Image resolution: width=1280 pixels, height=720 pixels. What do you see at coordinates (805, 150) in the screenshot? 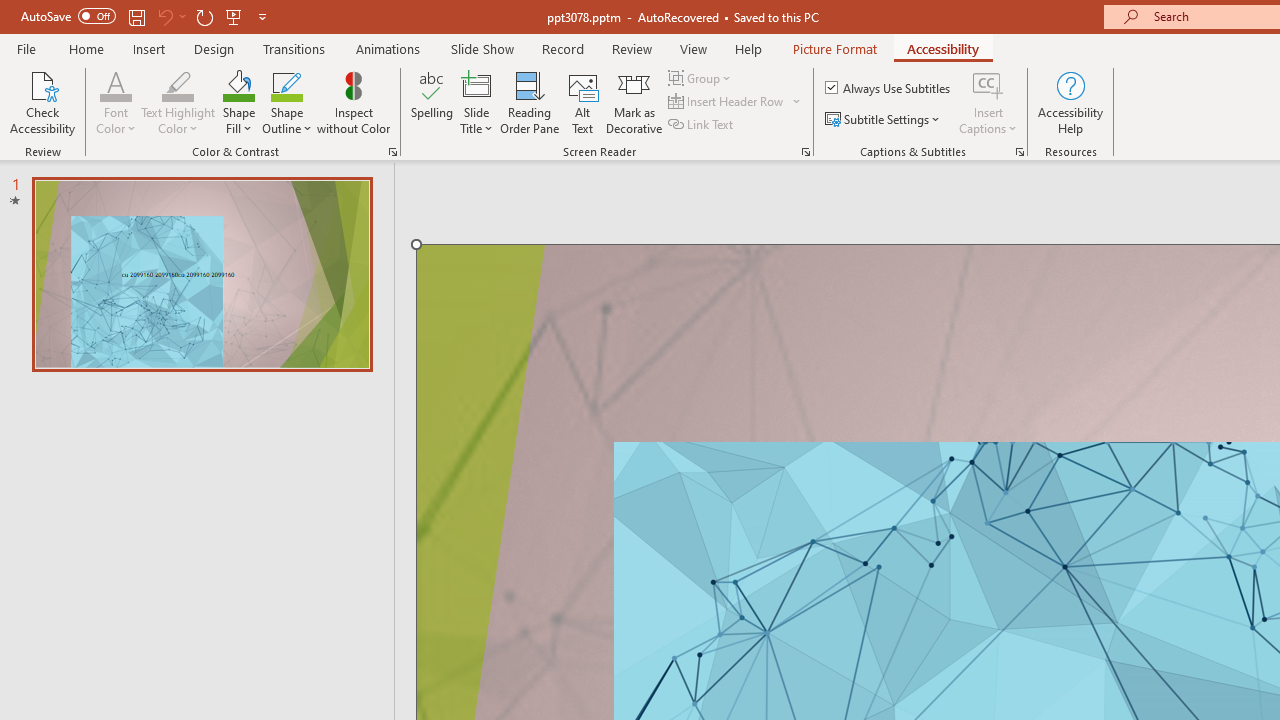
I see `'Screen Reader'` at bounding box center [805, 150].